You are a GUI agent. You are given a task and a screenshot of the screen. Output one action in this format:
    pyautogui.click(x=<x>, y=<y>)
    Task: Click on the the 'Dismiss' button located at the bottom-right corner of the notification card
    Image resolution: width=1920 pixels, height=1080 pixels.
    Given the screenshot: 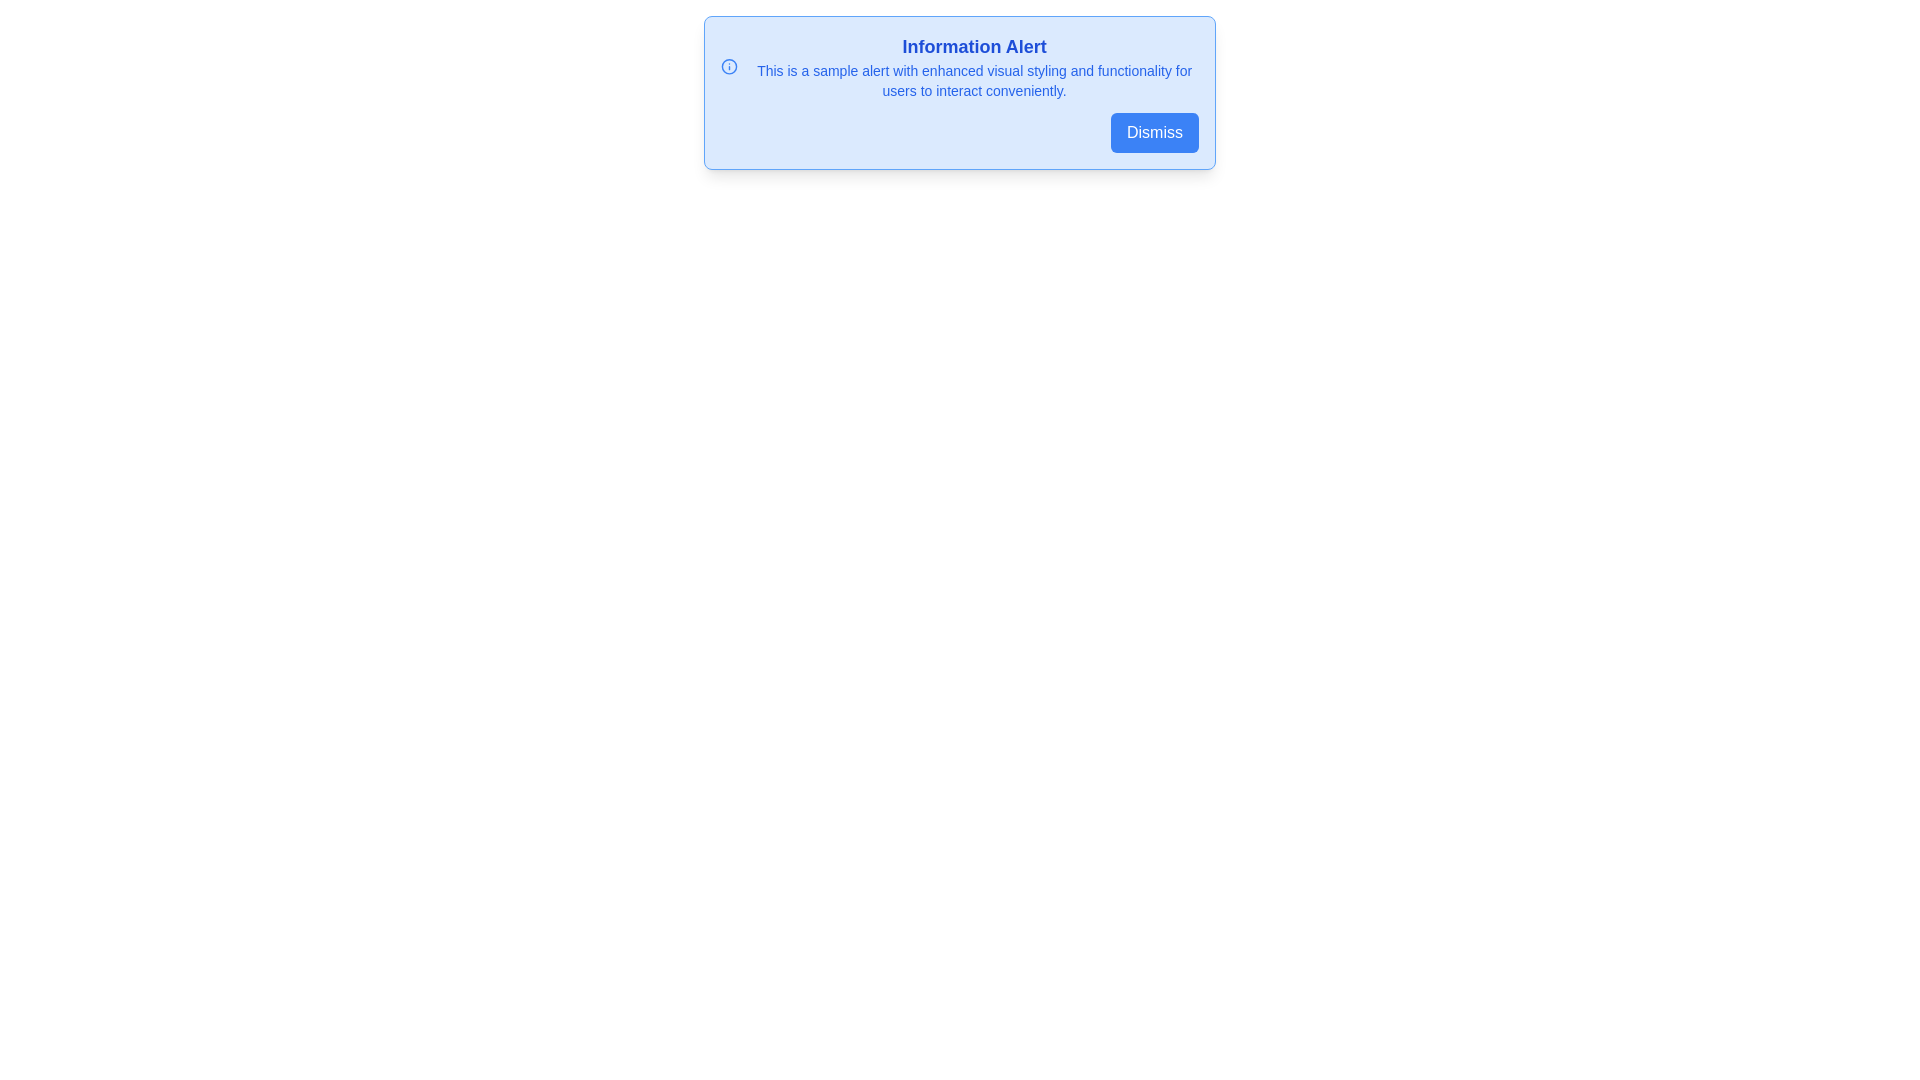 What is the action you would take?
    pyautogui.click(x=1155, y=132)
    